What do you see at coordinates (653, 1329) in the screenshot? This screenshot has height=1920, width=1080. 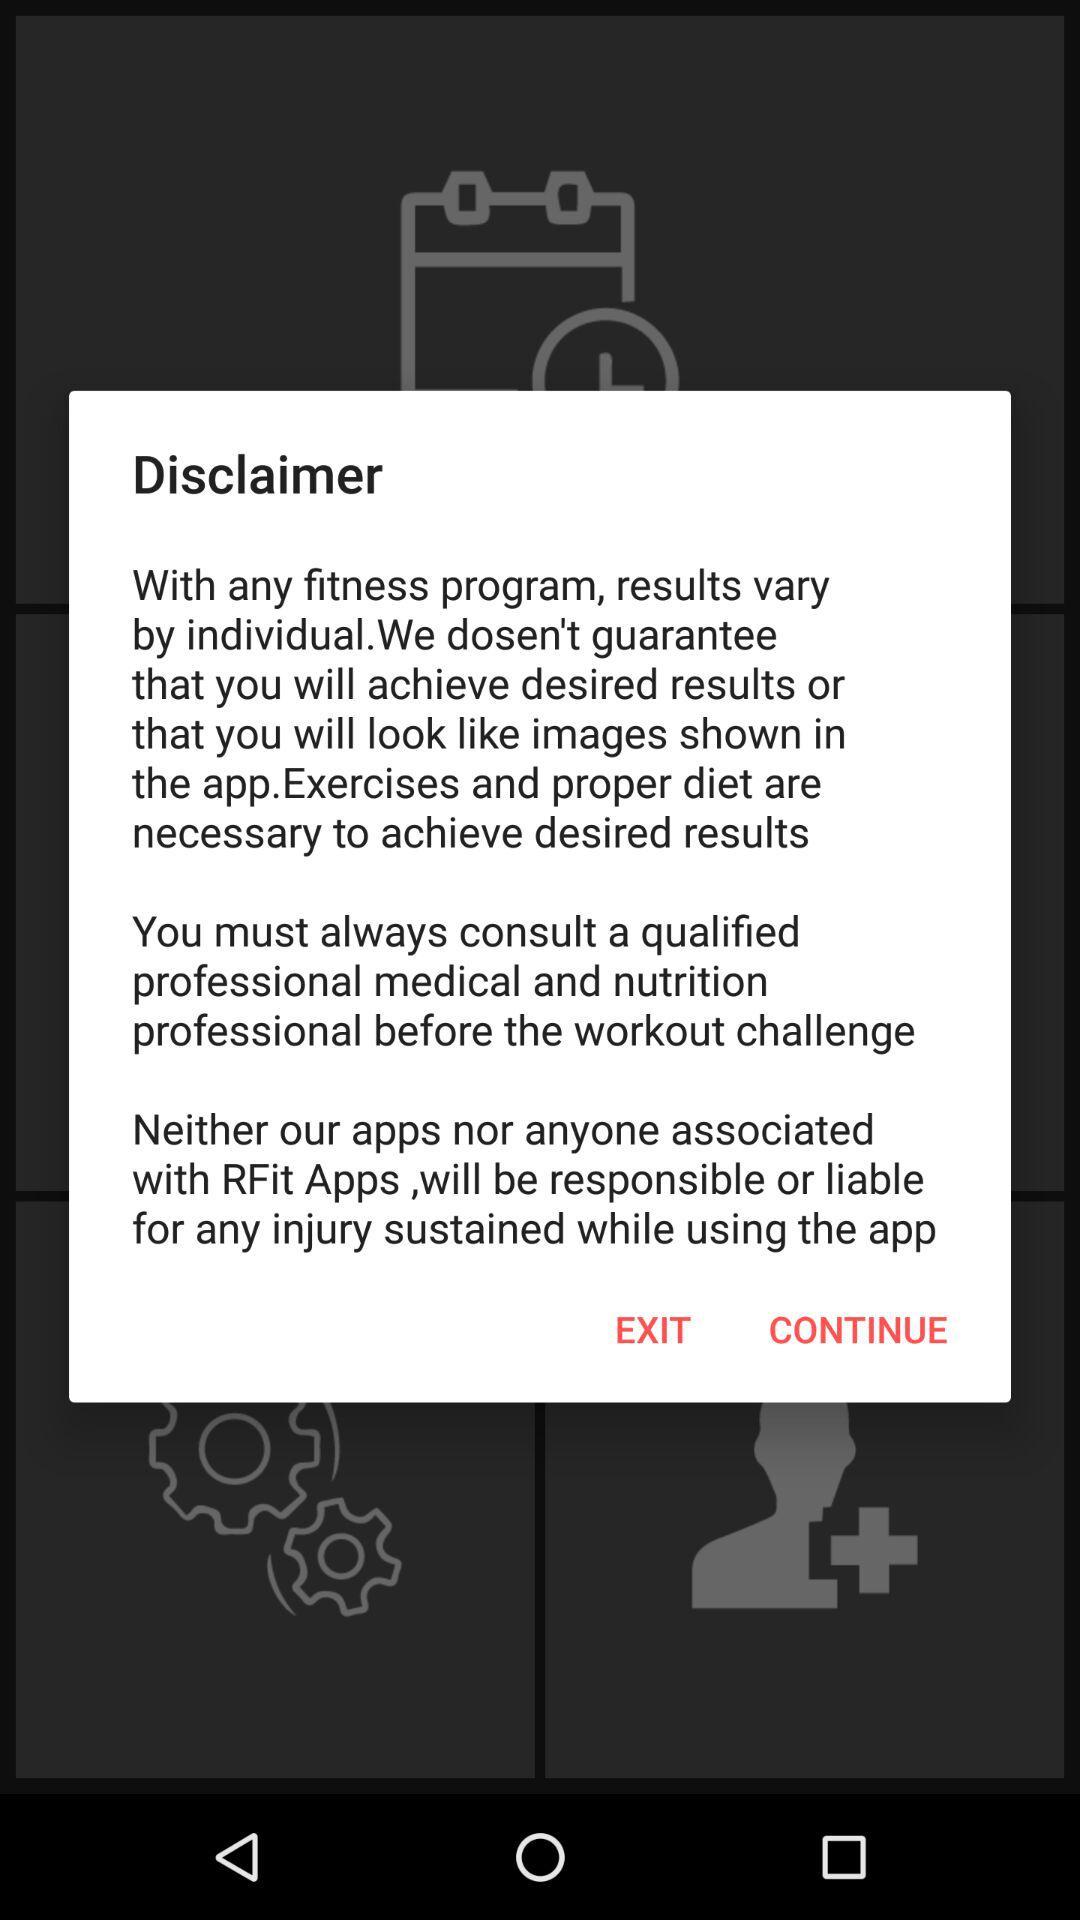 I see `the exit at the bottom` at bounding box center [653, 1329].